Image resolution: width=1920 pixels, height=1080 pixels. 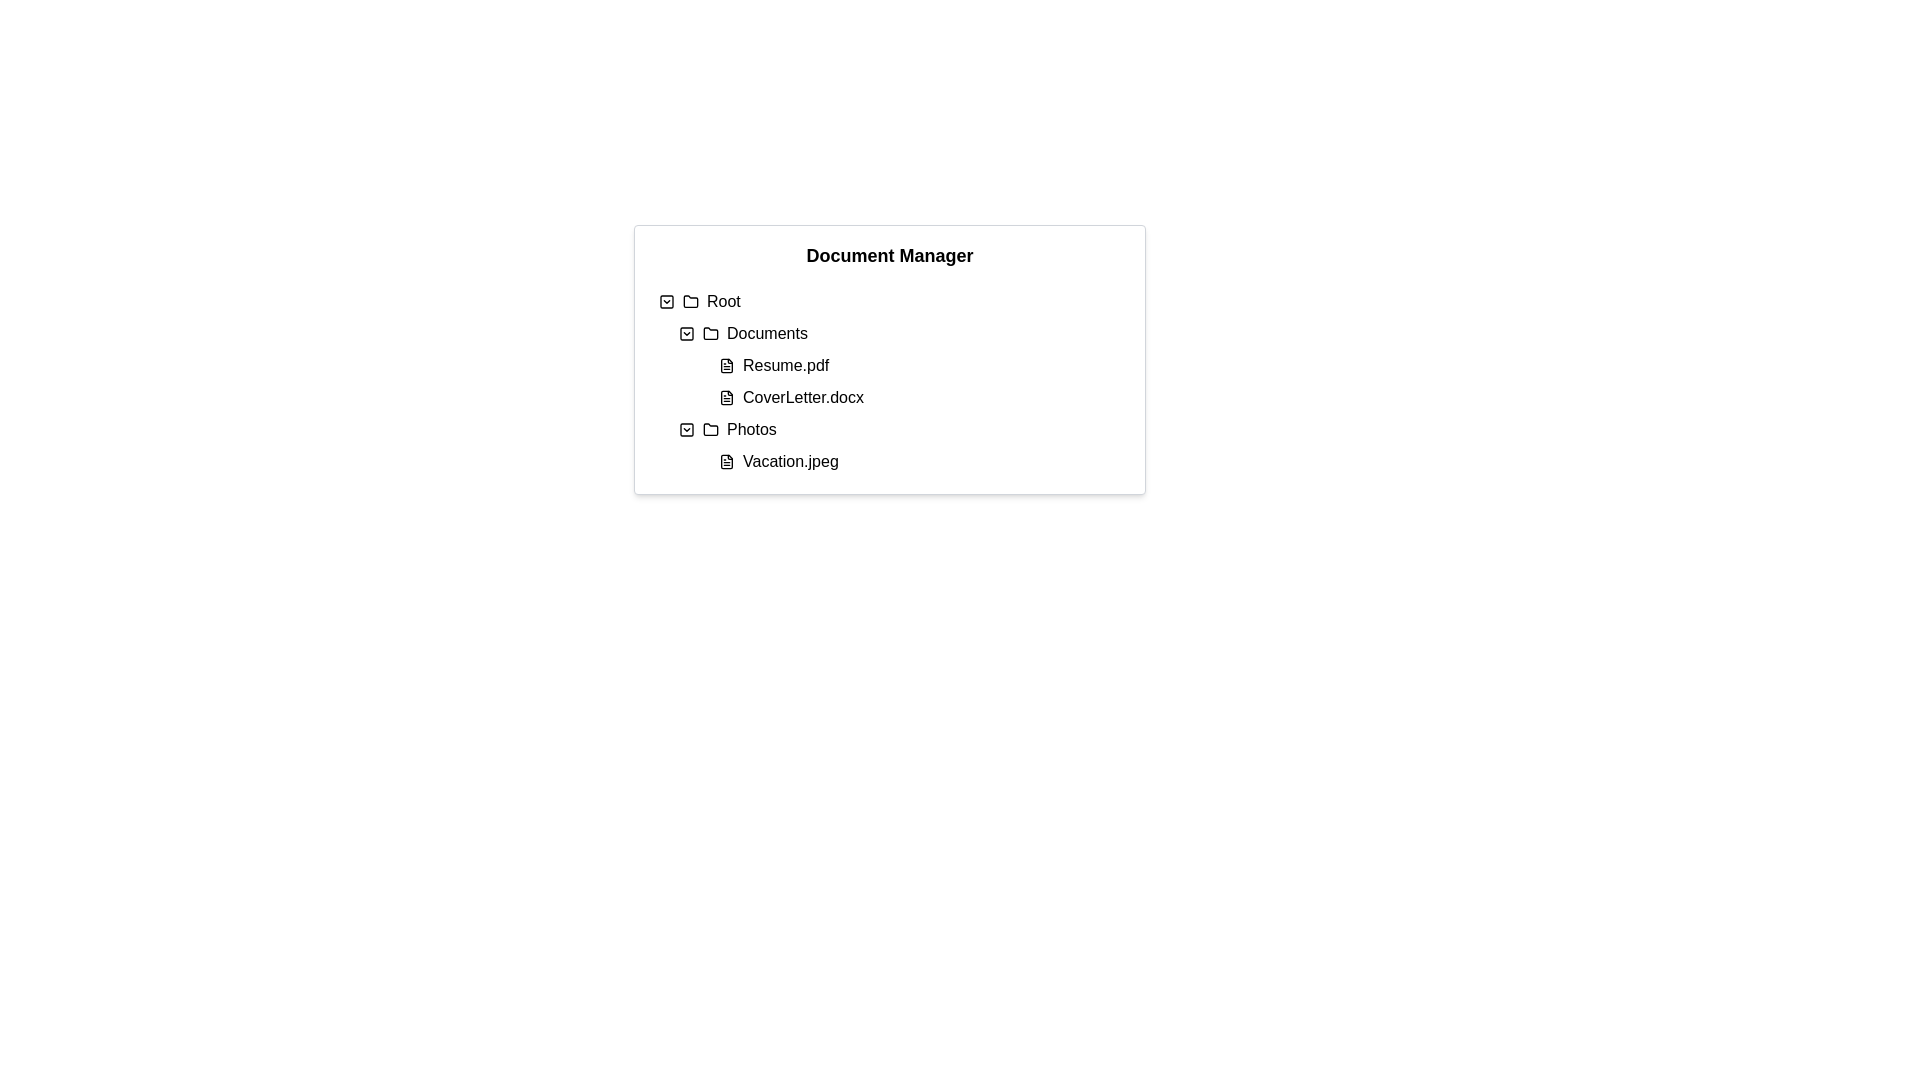 What do you see at coordinates (919, 462) in the screenshot?
I see `the list item representing the file 'Vacation.jpeg' located under the 'Photos' folder` at bounding box center [919, 462].